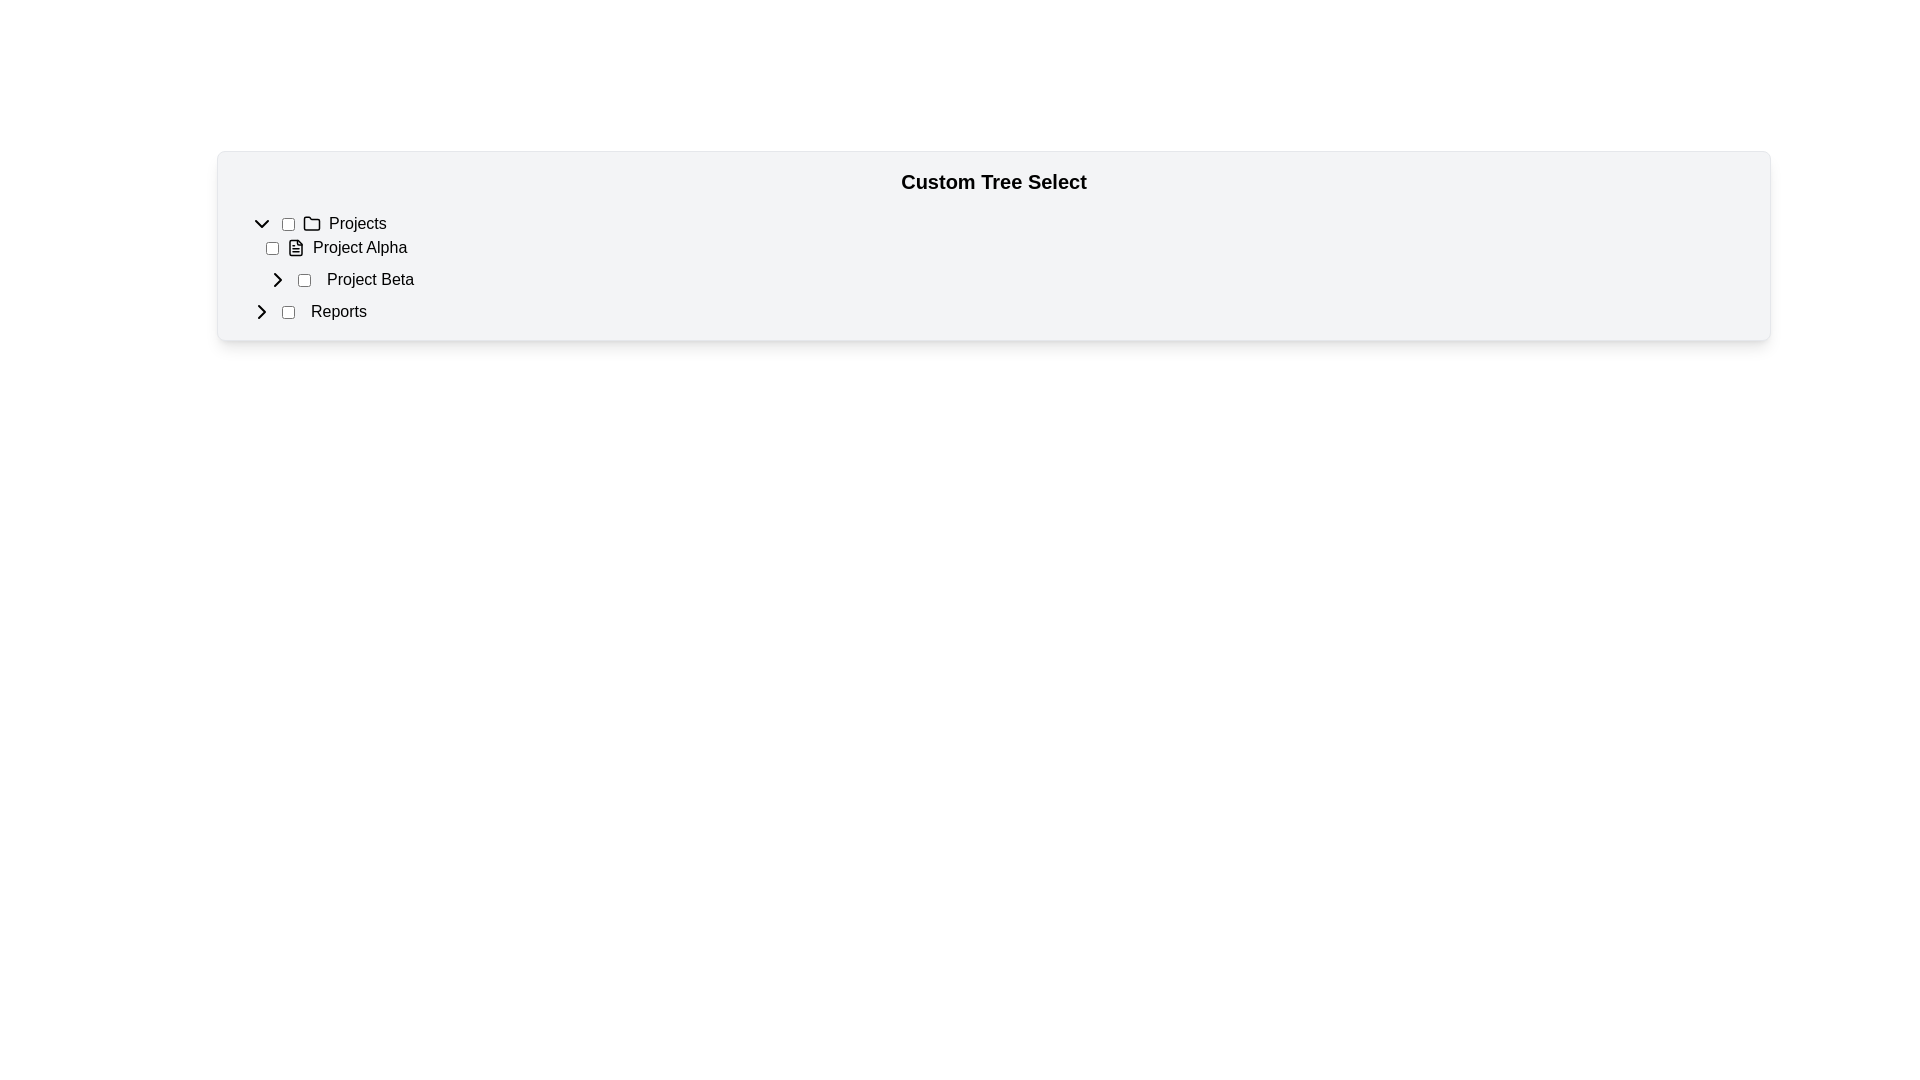 The height and width of the screenshot is (1080, 1920). Describe the element at coordinates (277, 280) in the screenshot. I see `the rightward-pointing chevron icon located adjacent to the text 'Project Beta'` at that location.